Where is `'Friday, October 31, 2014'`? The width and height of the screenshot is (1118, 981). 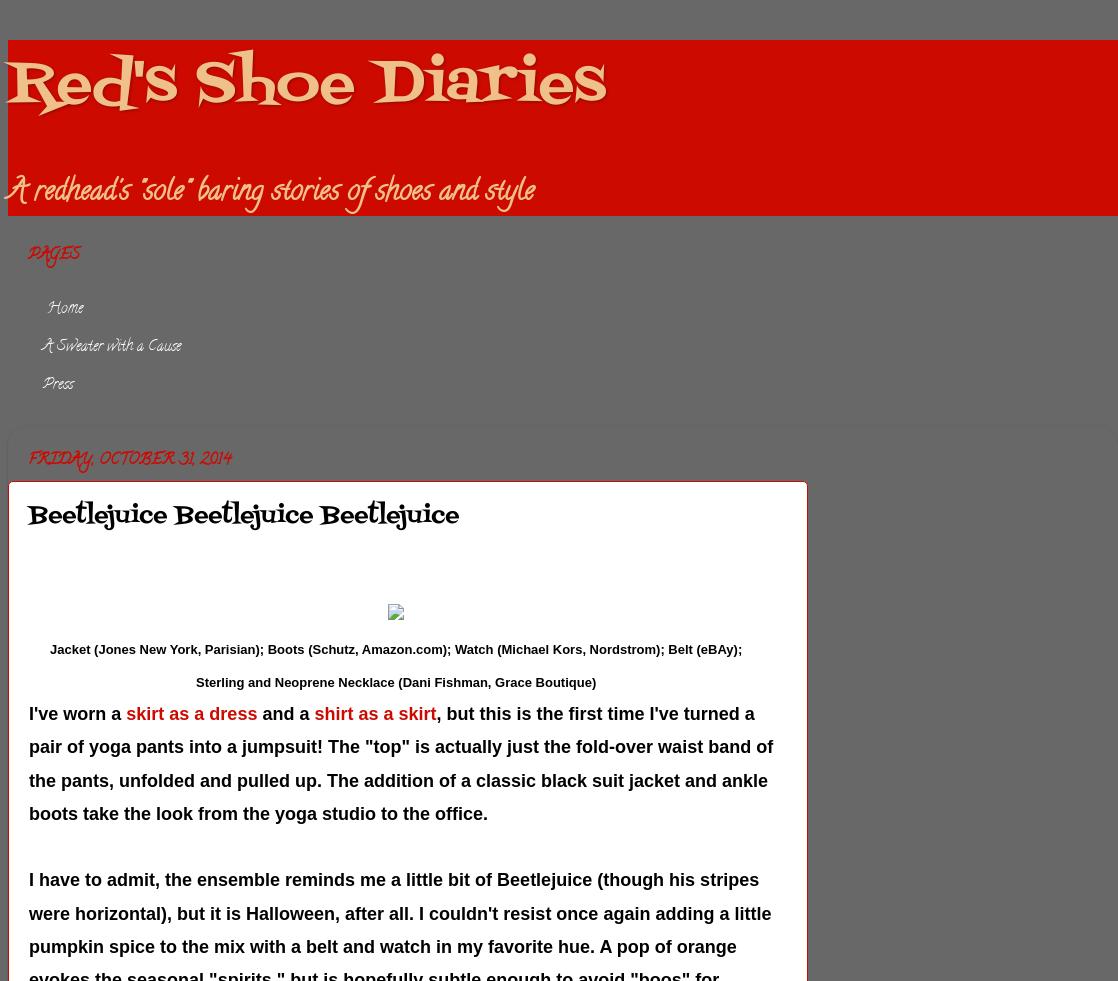 'Friday, October 31, 2014' is located at coordinates (129, 458).